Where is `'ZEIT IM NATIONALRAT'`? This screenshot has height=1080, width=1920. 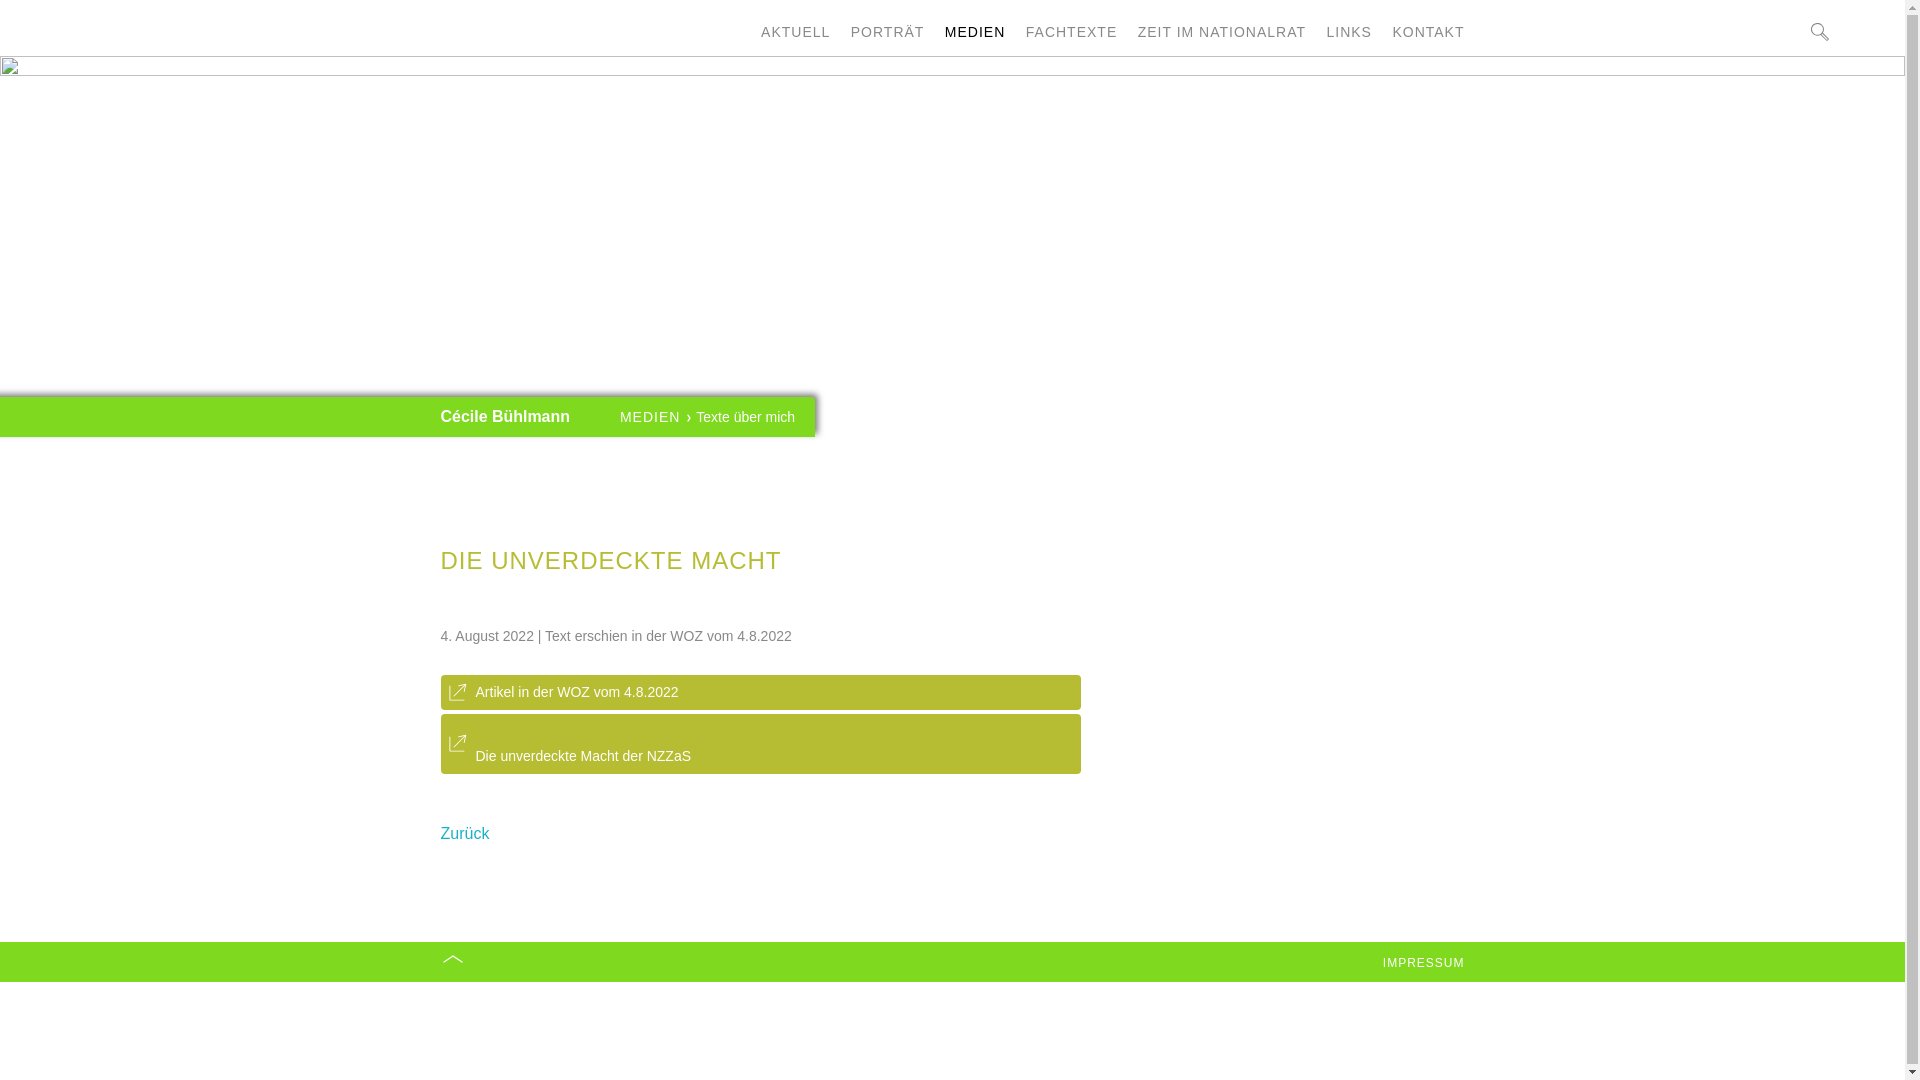
'ZEIT IM NATIONALRAT' is located at coordinates (1221, 31).